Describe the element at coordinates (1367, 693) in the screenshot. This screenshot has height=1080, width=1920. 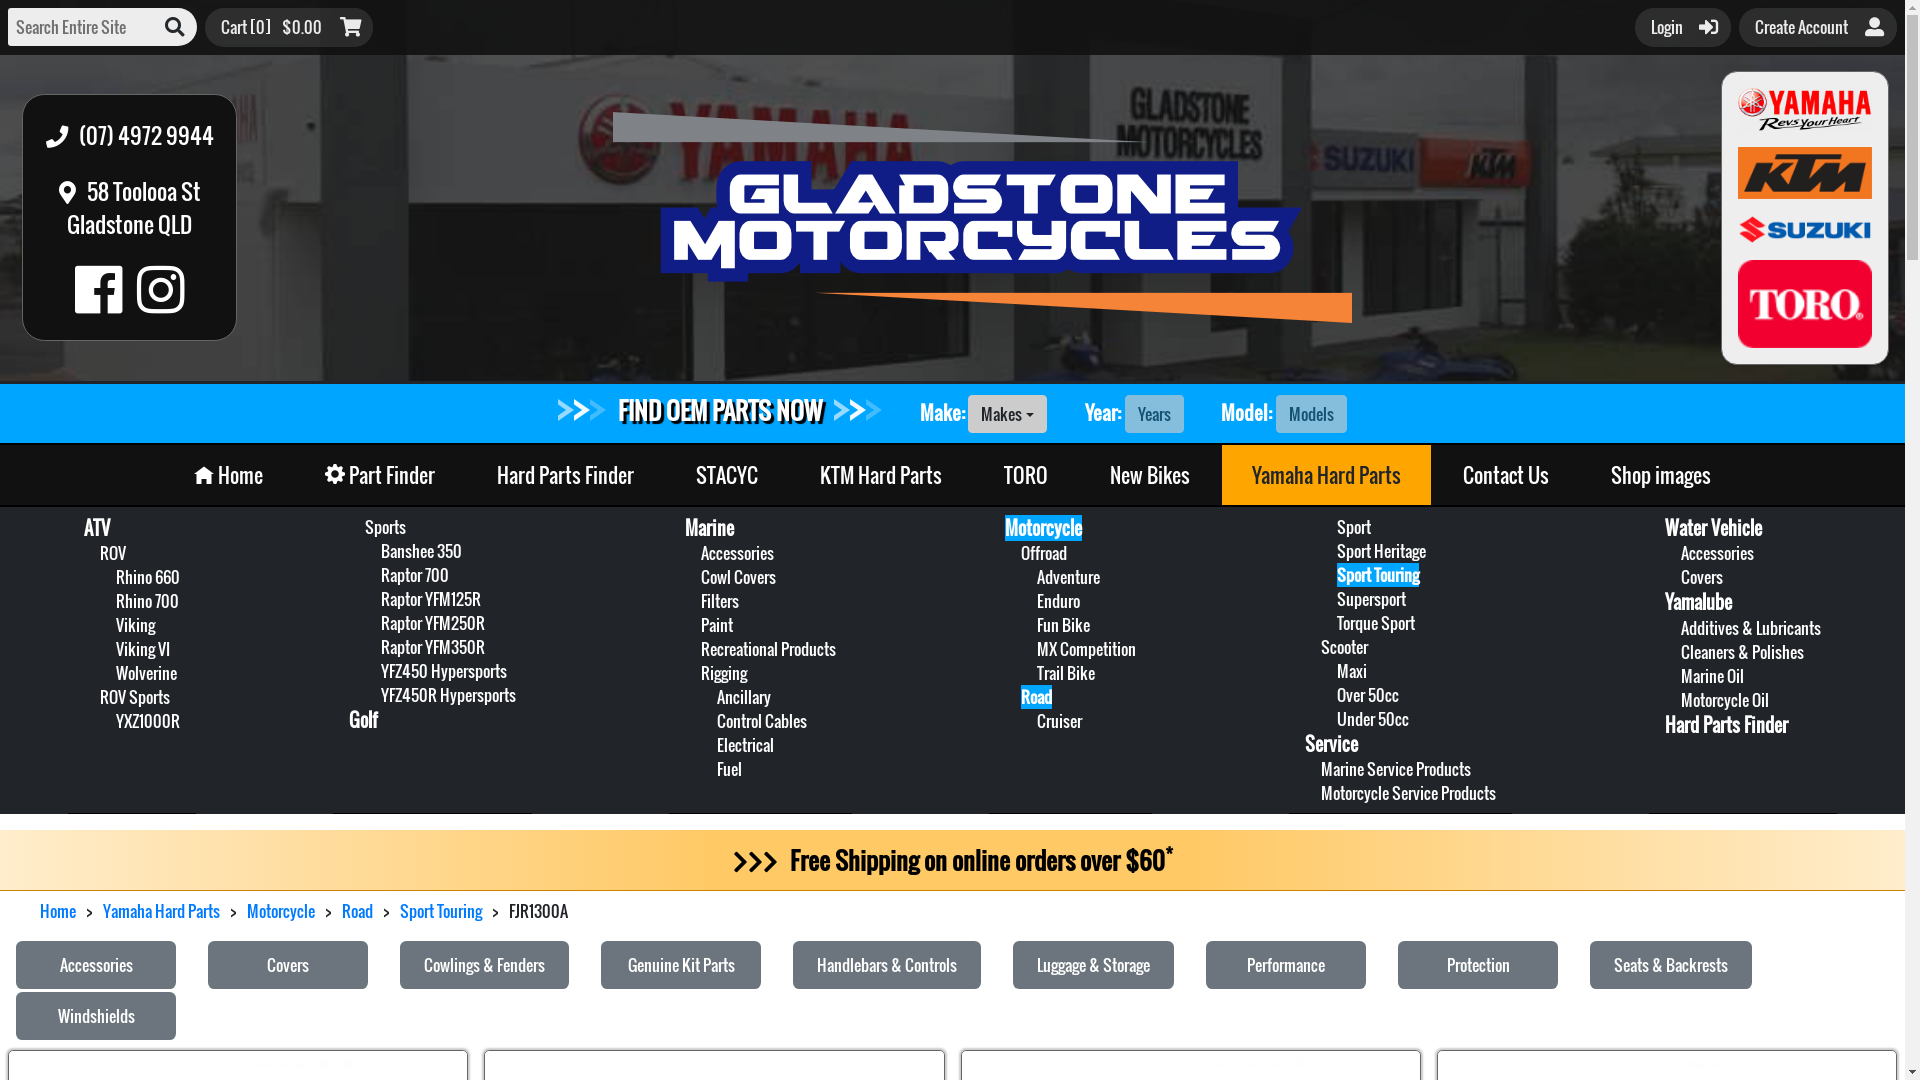
I see `'Over 50cc'` at that location.